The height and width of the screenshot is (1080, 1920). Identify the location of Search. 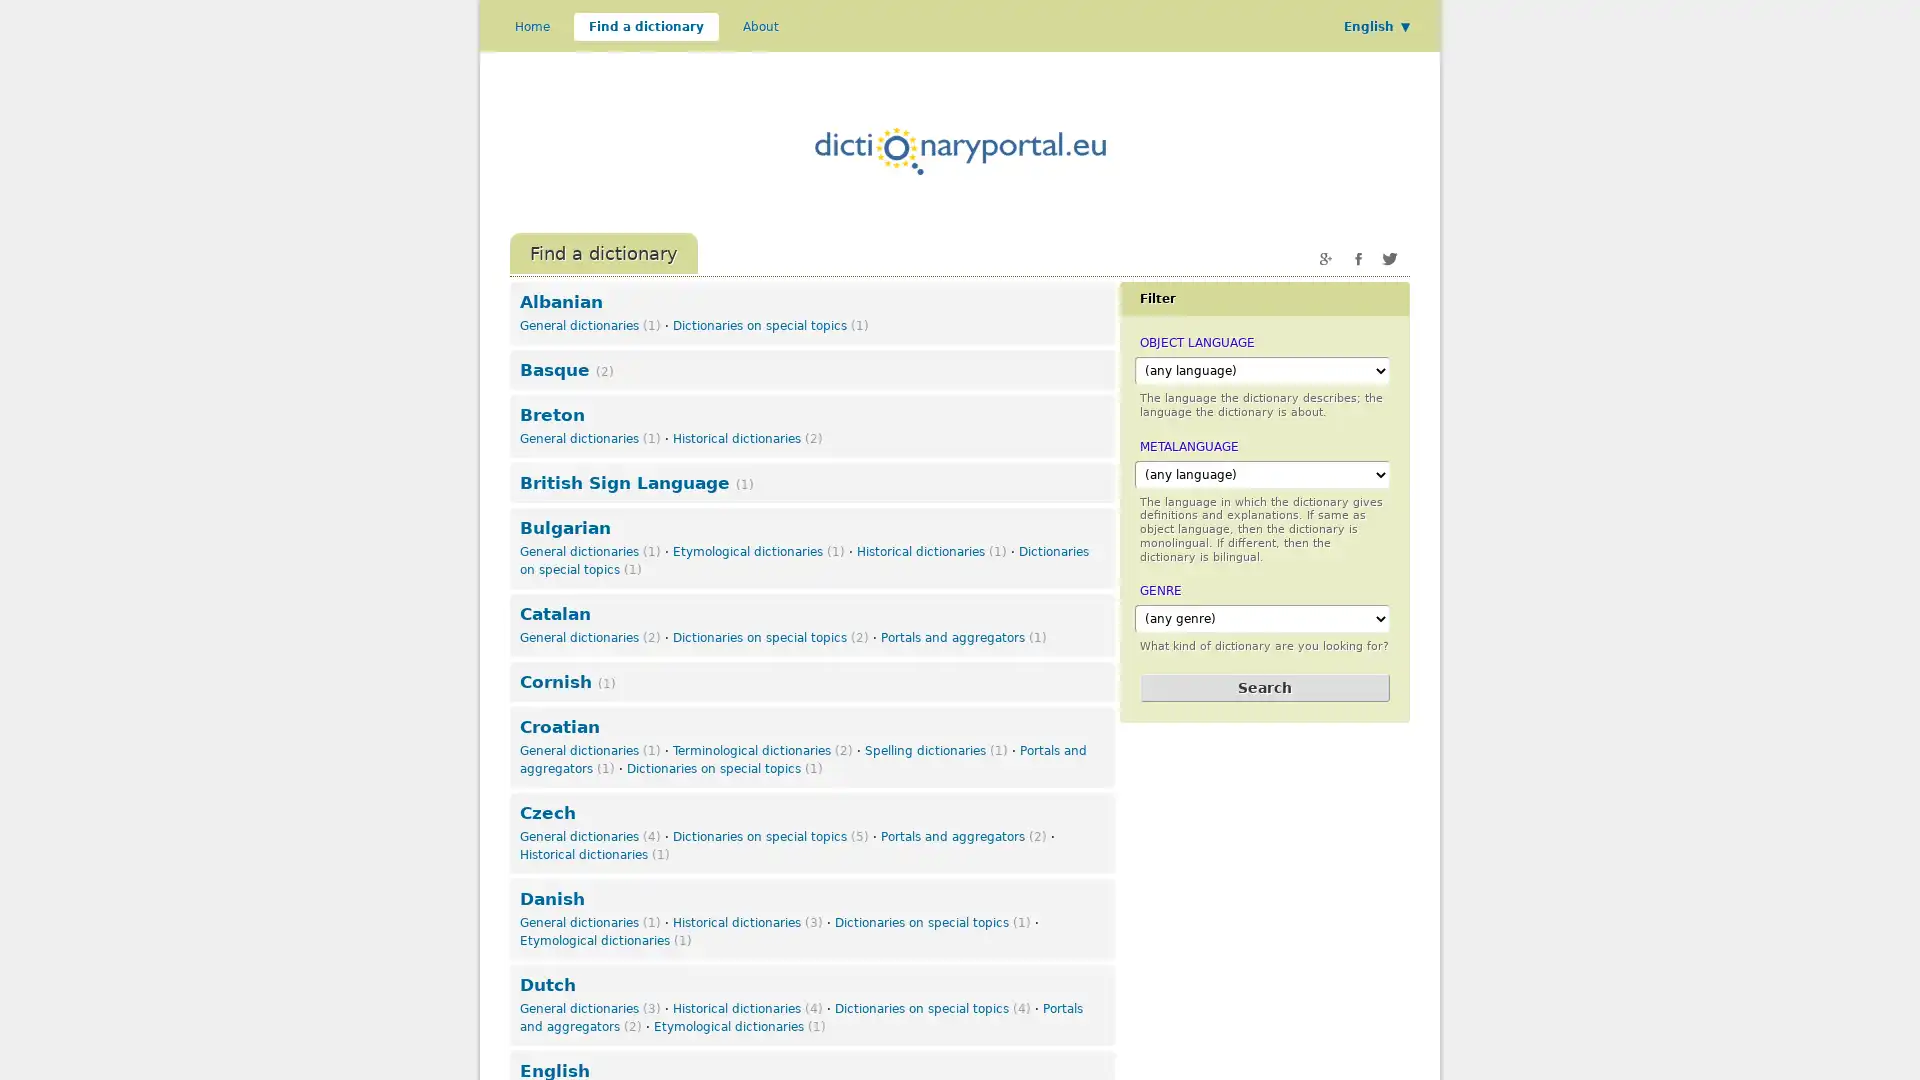
(1264, 686).